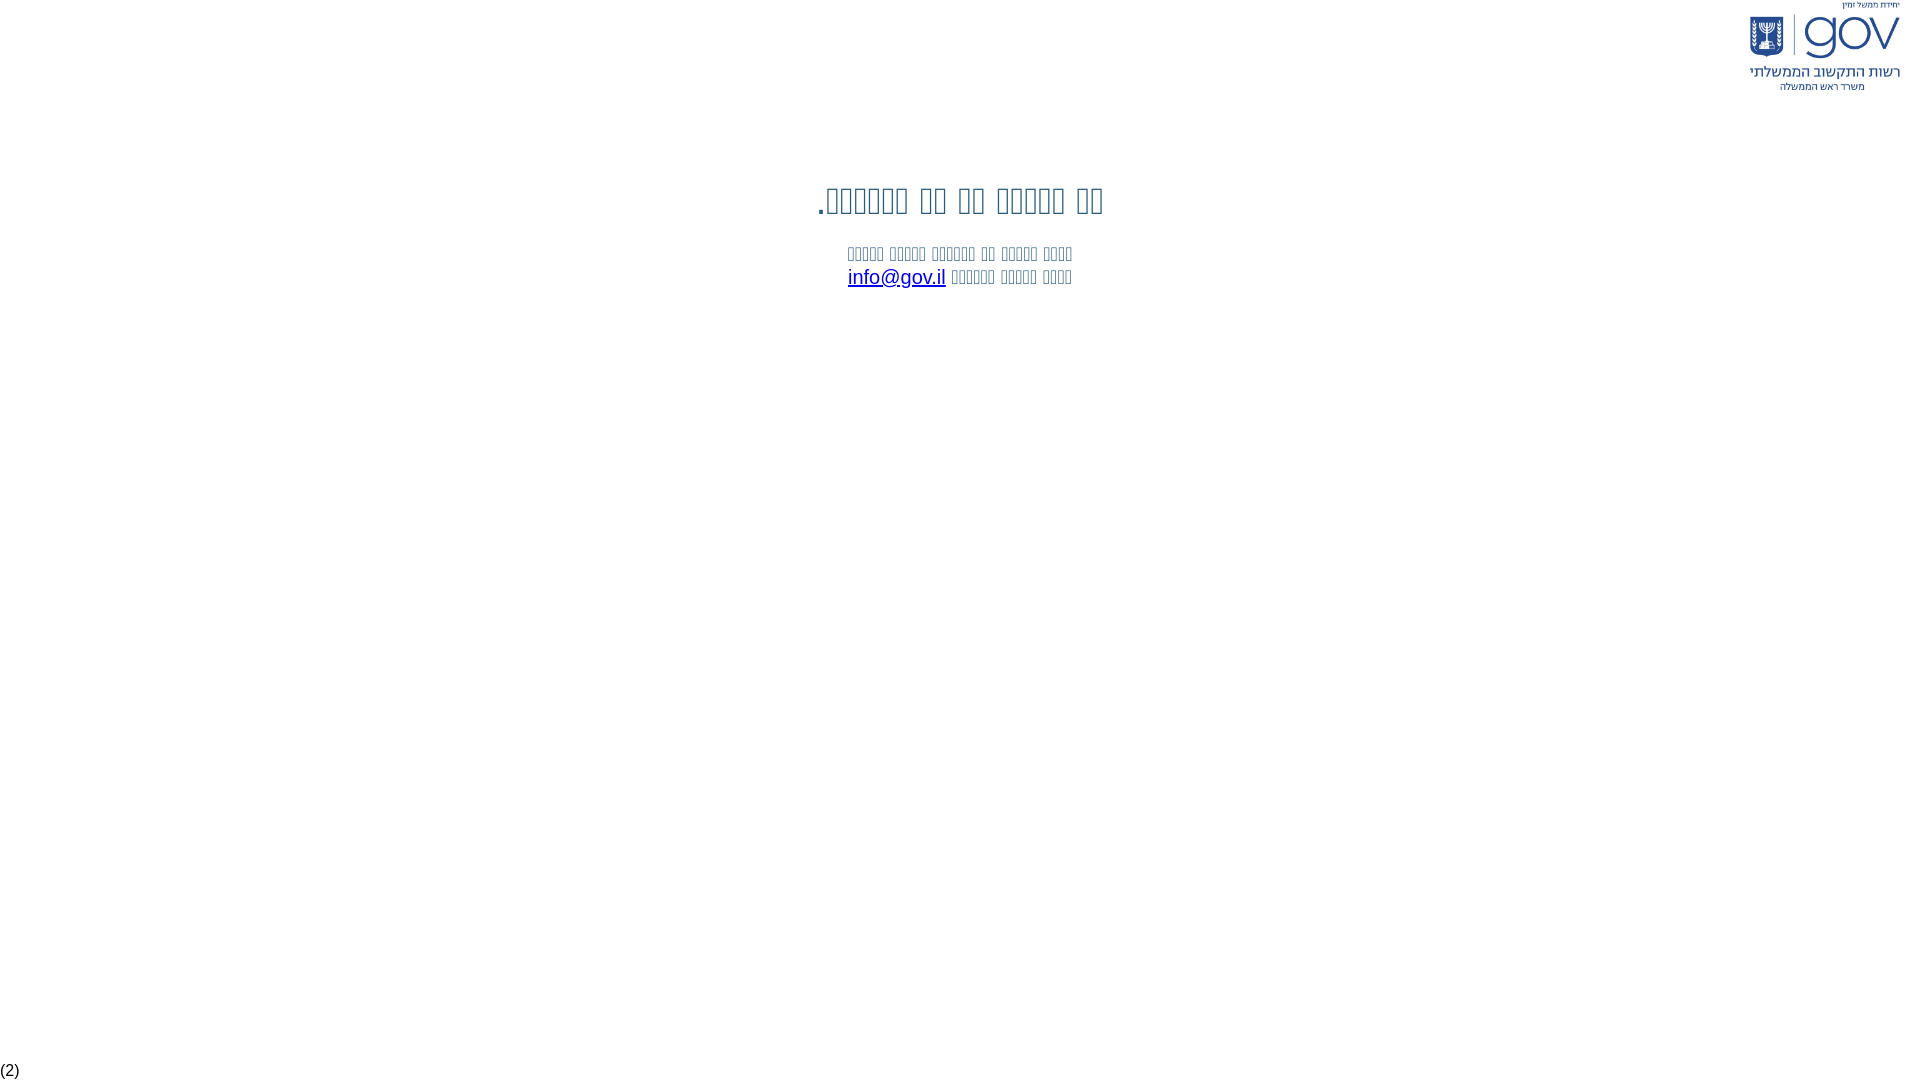  I want to click on 'info@gov.il', so click(896, 277).